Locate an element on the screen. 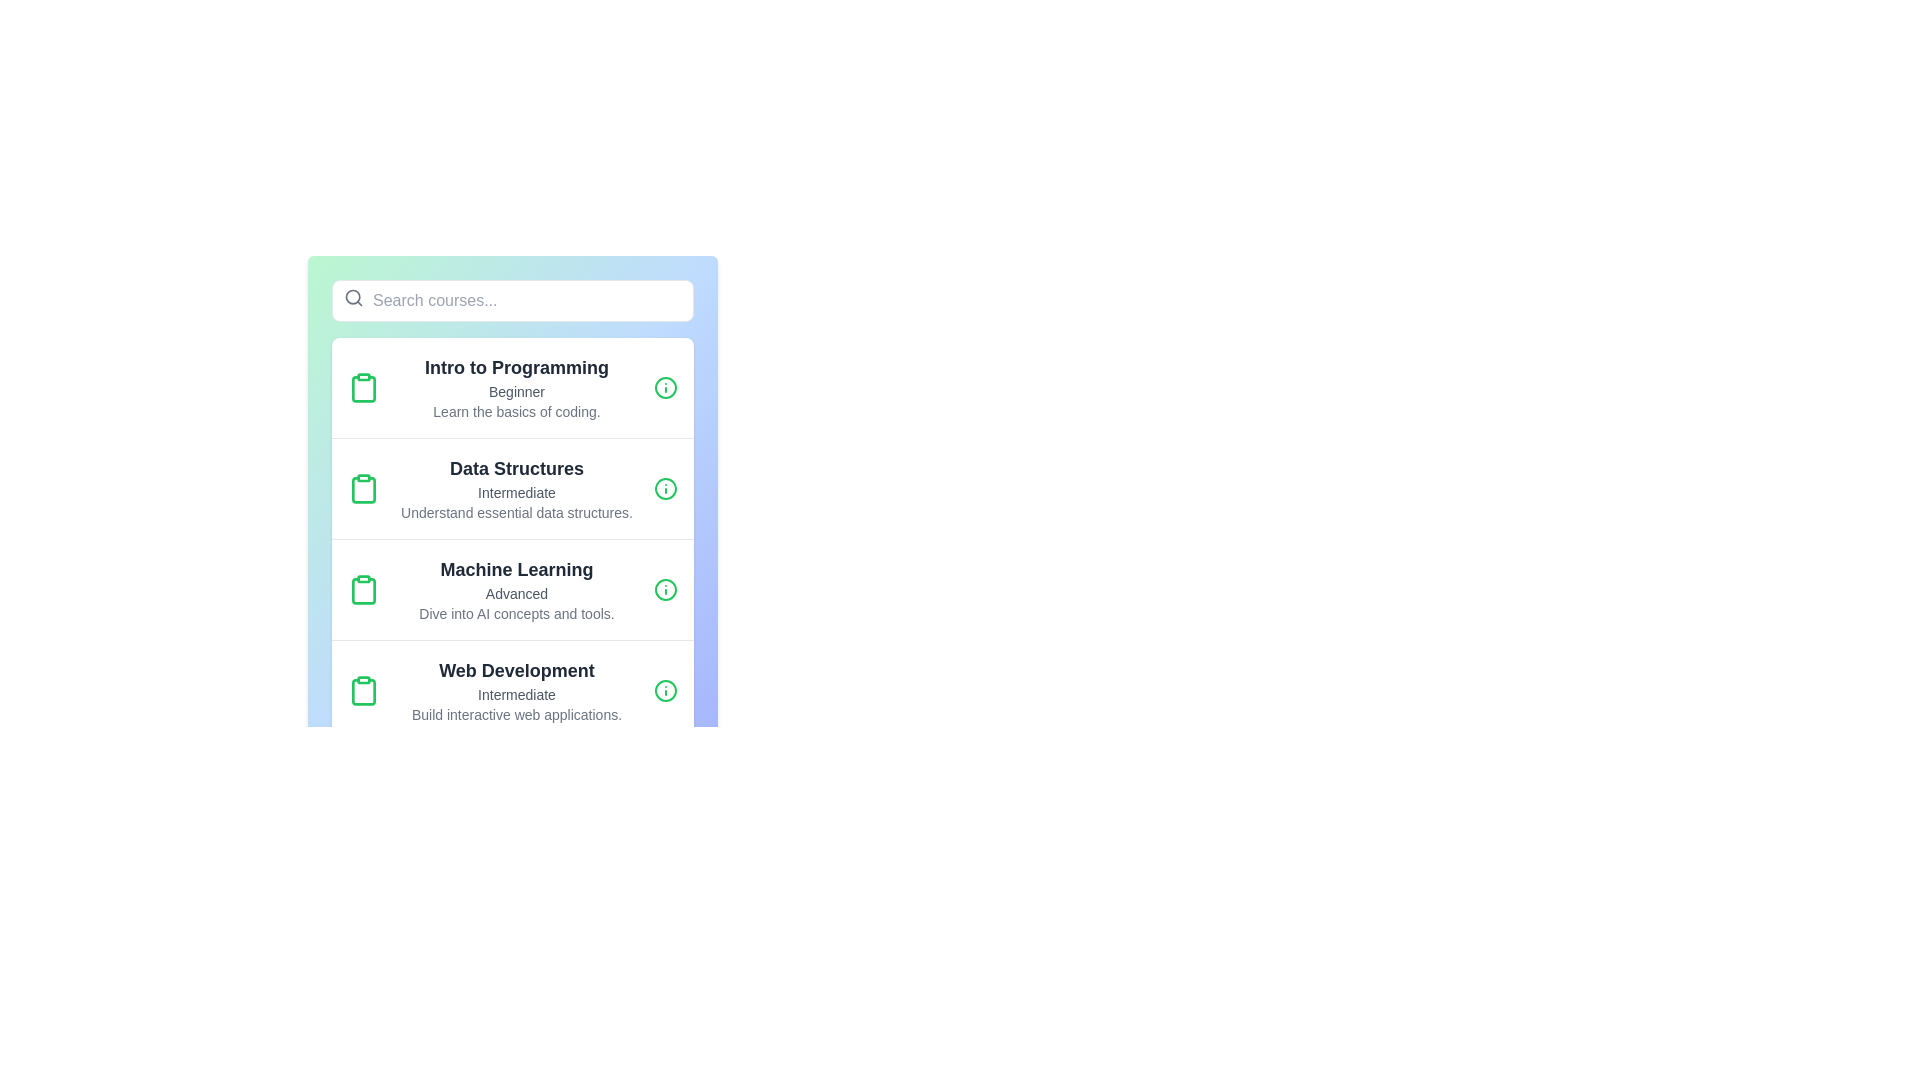  an item in the interactive list of courses is located at coordinates (513, 538).